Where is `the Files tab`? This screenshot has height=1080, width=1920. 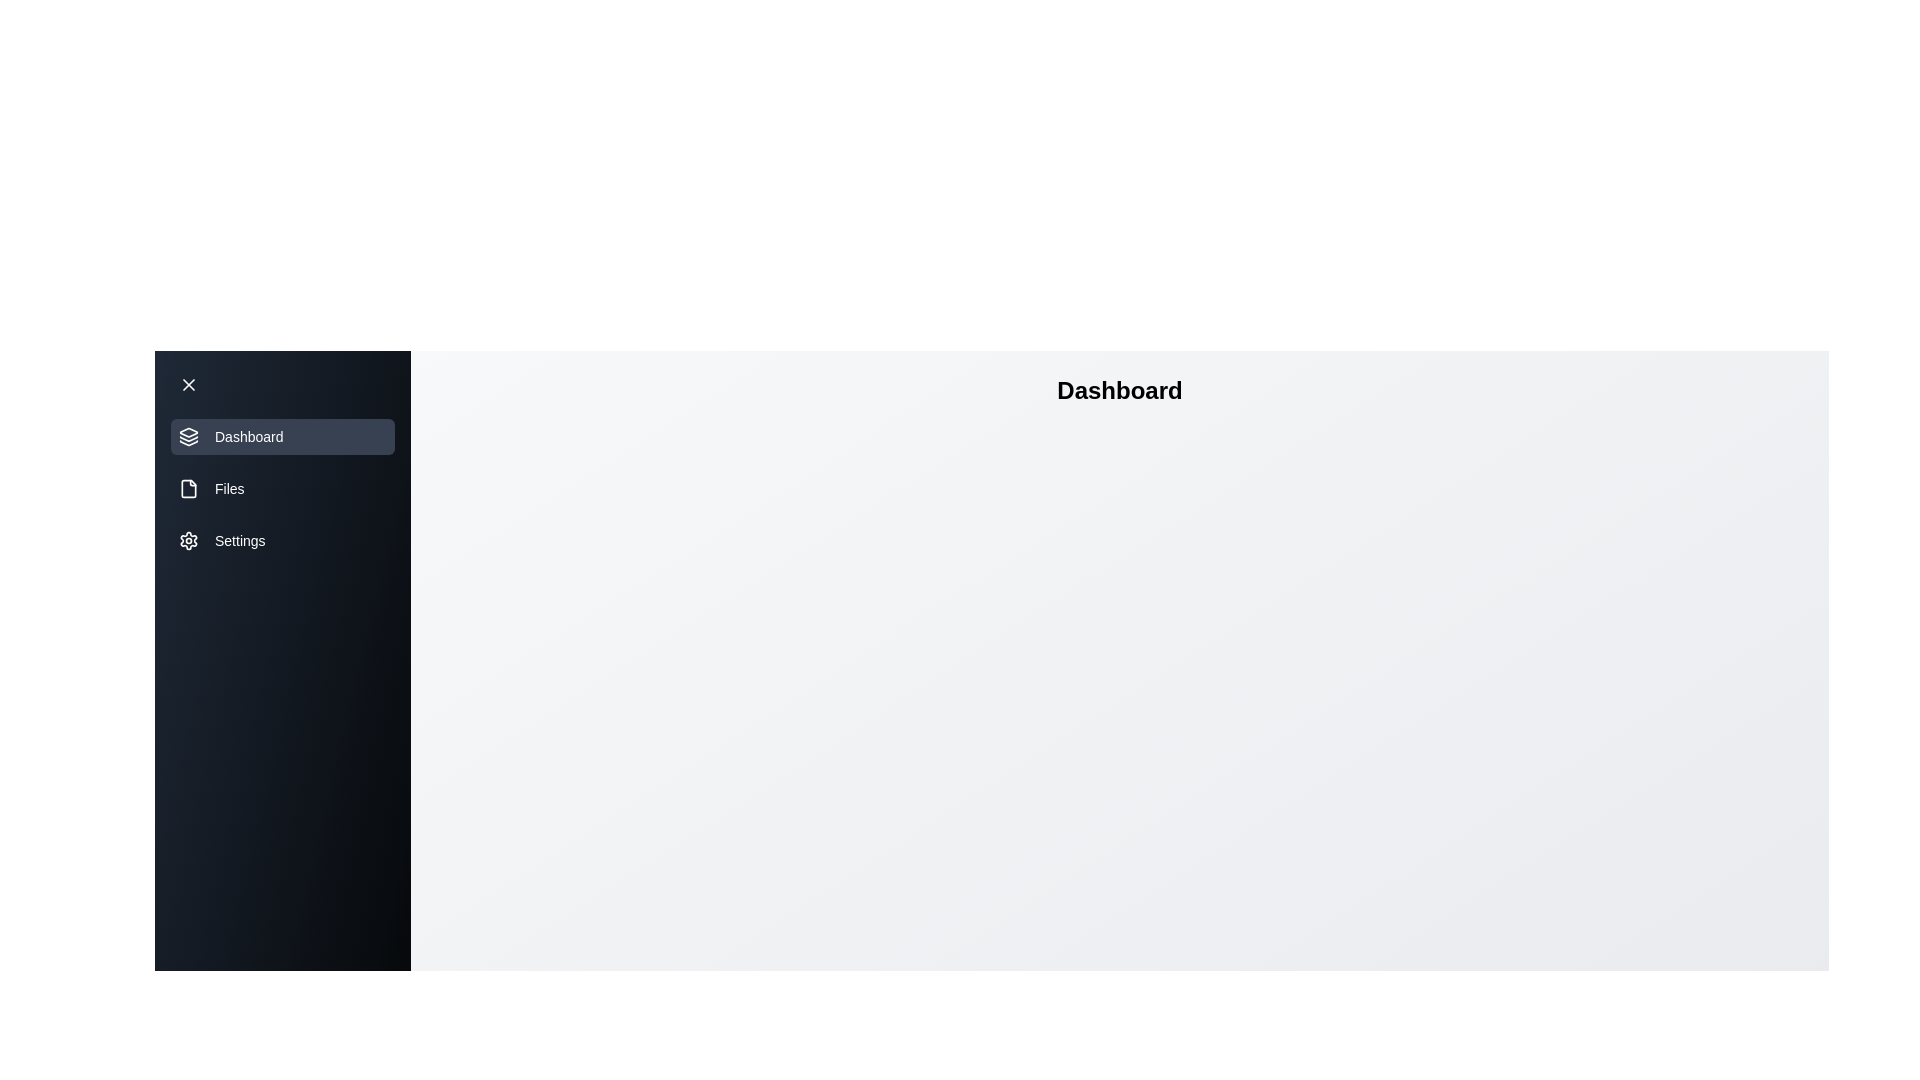 the Files tab is located at coordinates (282, 489).